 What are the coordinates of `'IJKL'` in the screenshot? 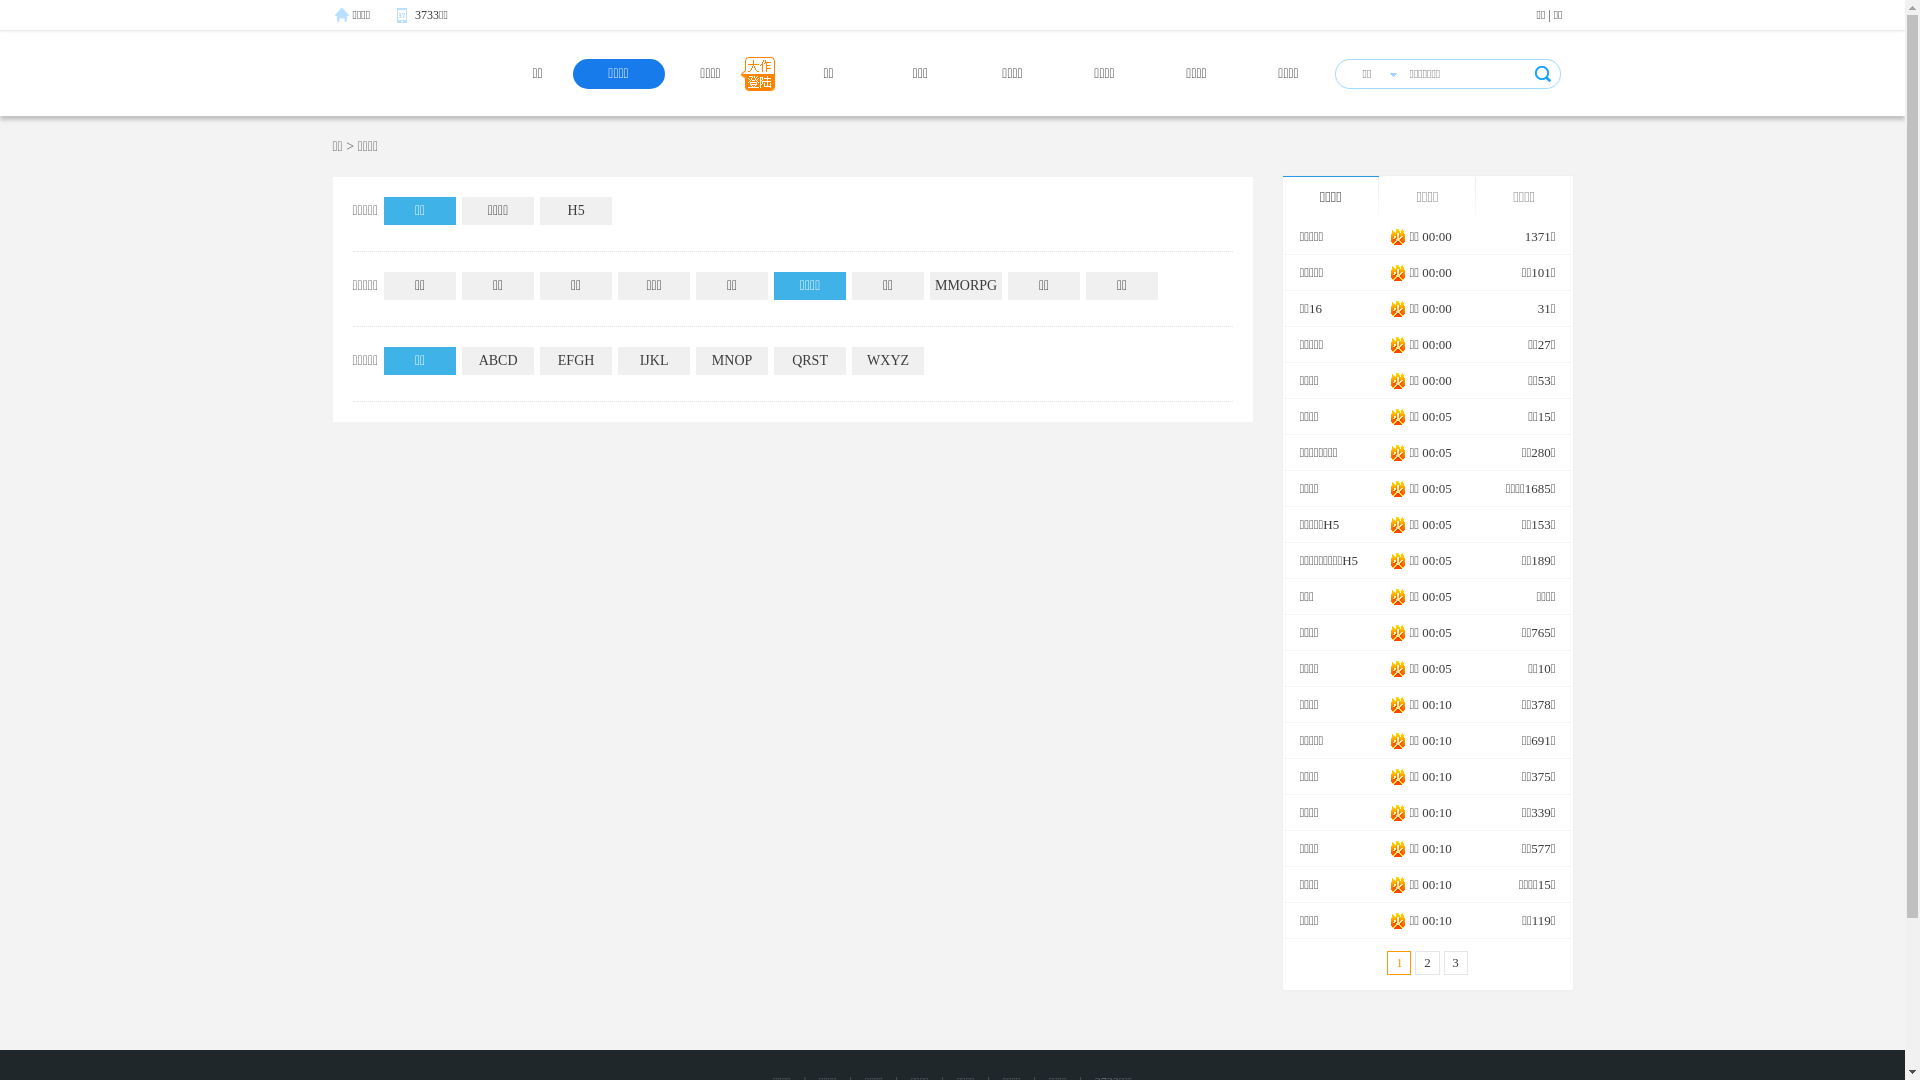 It's located at (653, 361).